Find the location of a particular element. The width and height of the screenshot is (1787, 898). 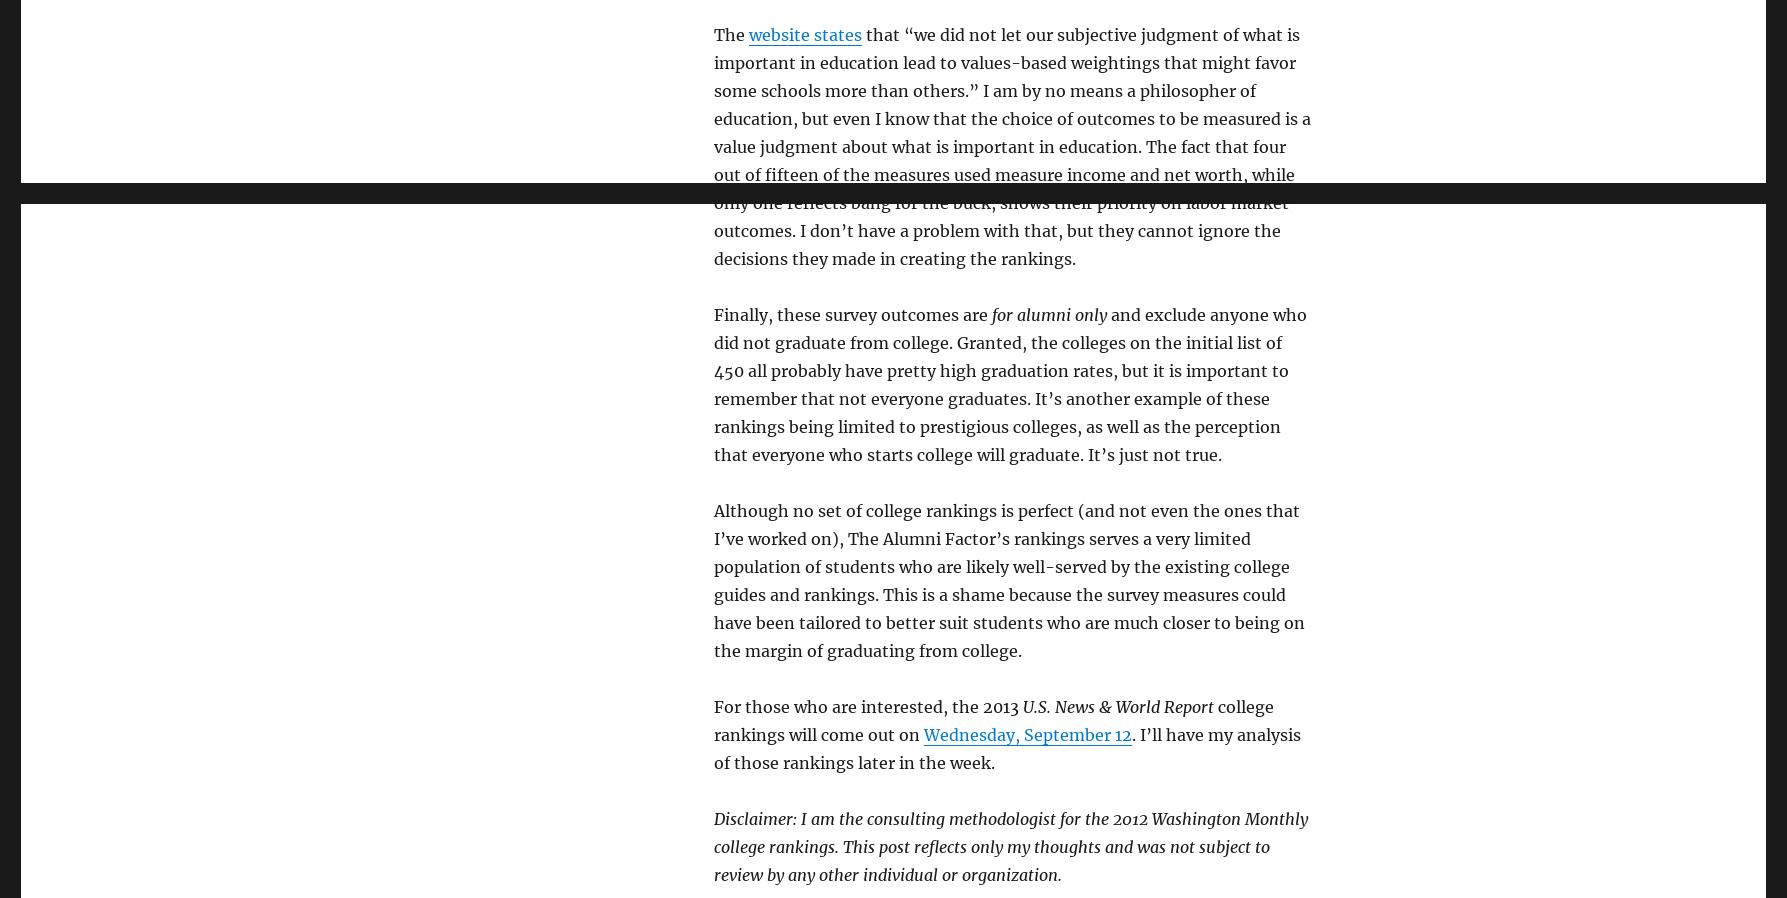

'U.S. News & World Report' is located at coordinates (1117, 706).